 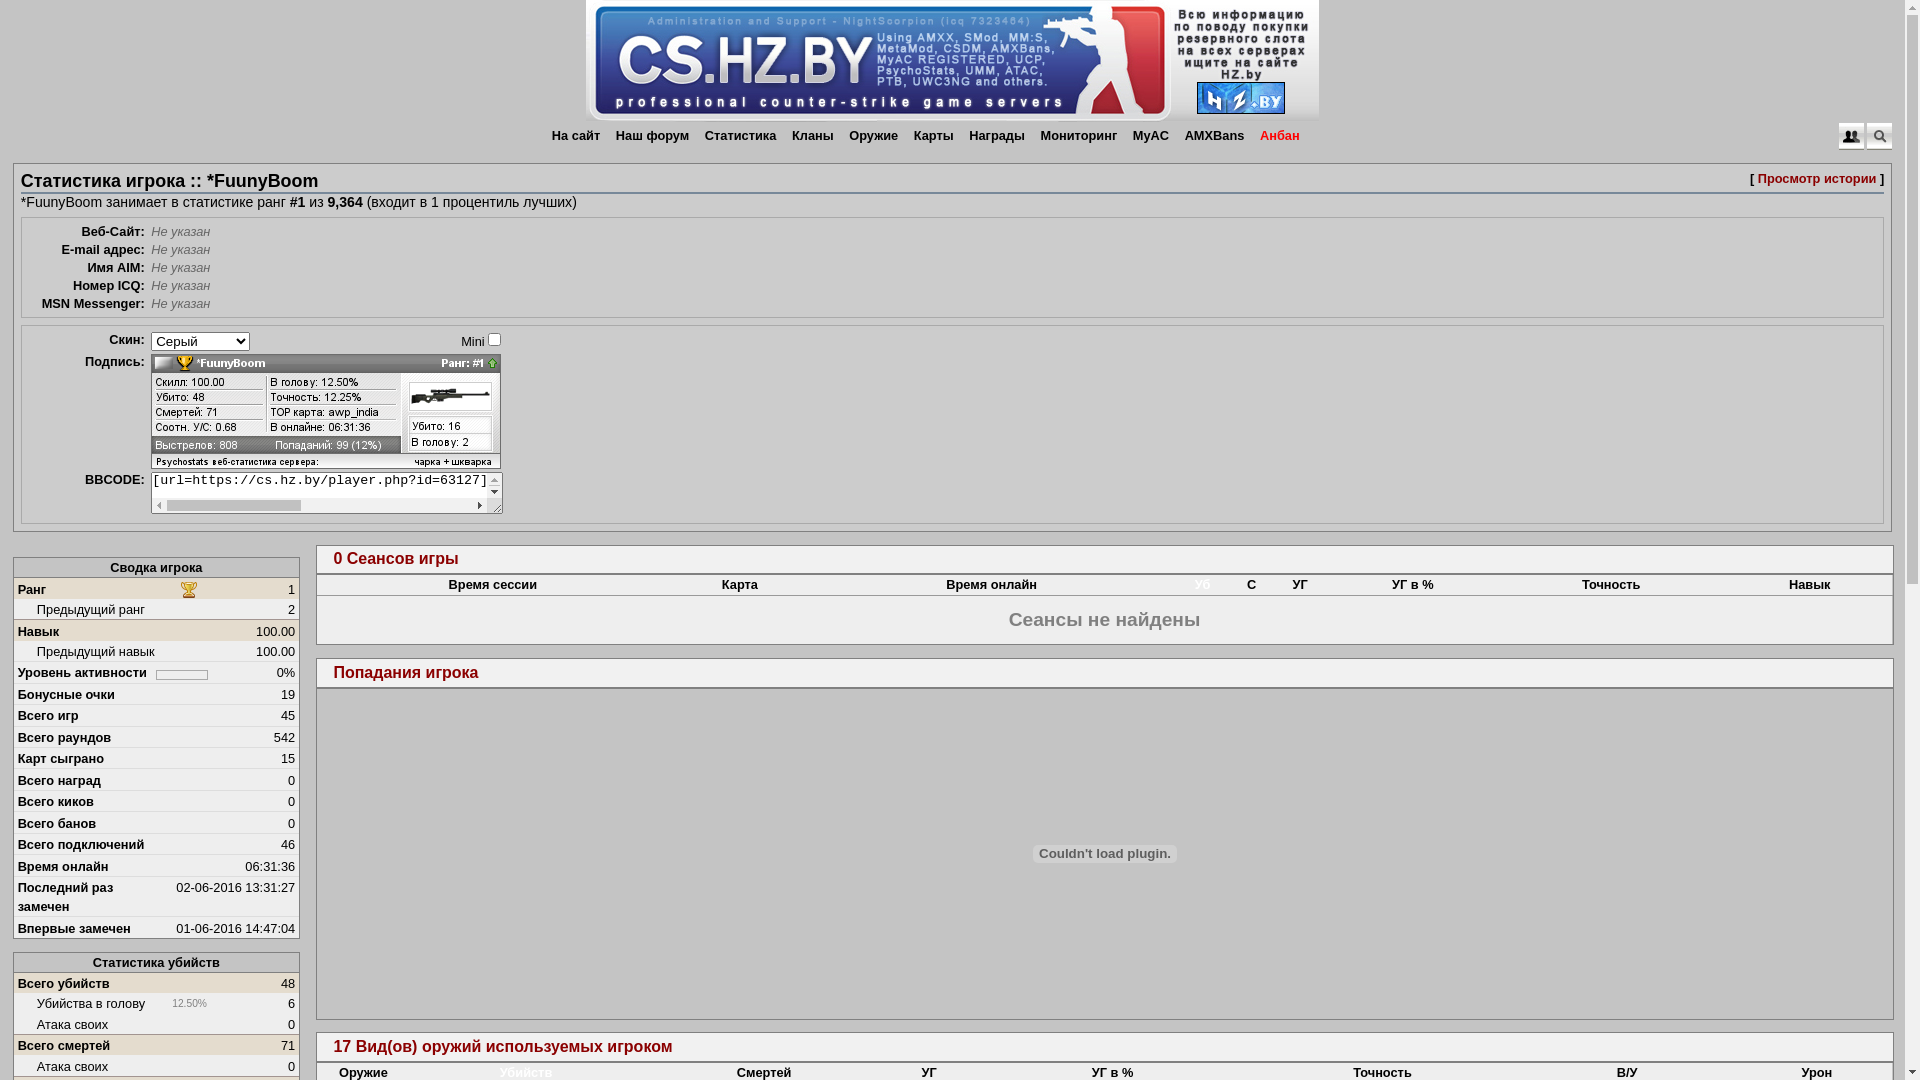 What do you see at coordinates (1213, 135) in the screenshot?
I see `'AMXBans'` at bounding box center [1213, 135].